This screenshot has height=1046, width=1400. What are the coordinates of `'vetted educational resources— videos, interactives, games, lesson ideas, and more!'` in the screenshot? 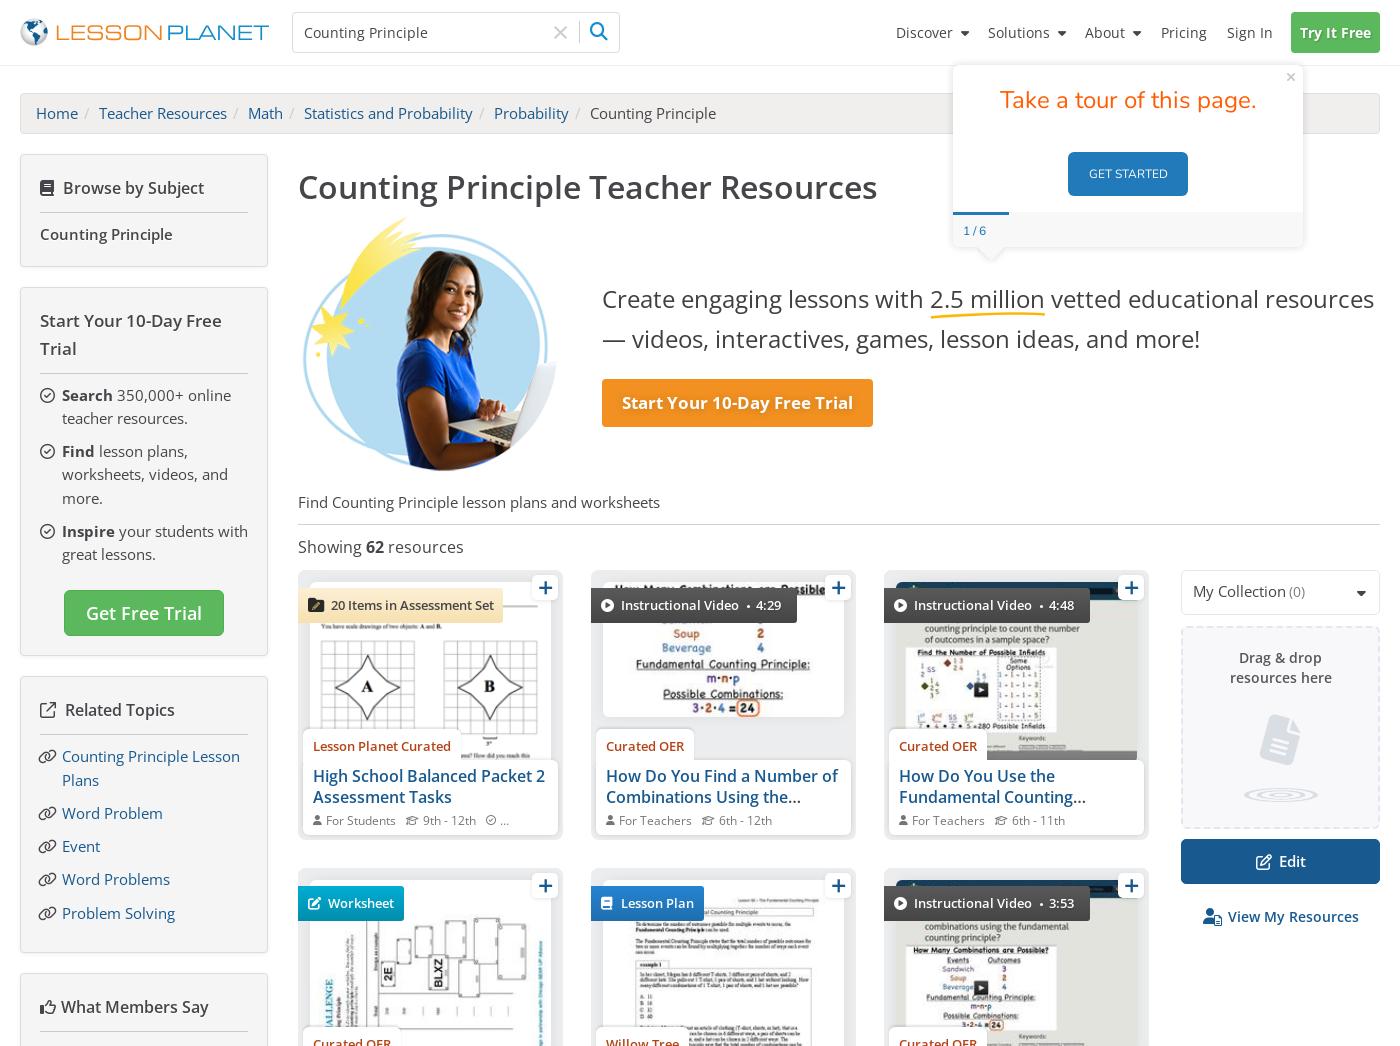 It's located at (987, 316).